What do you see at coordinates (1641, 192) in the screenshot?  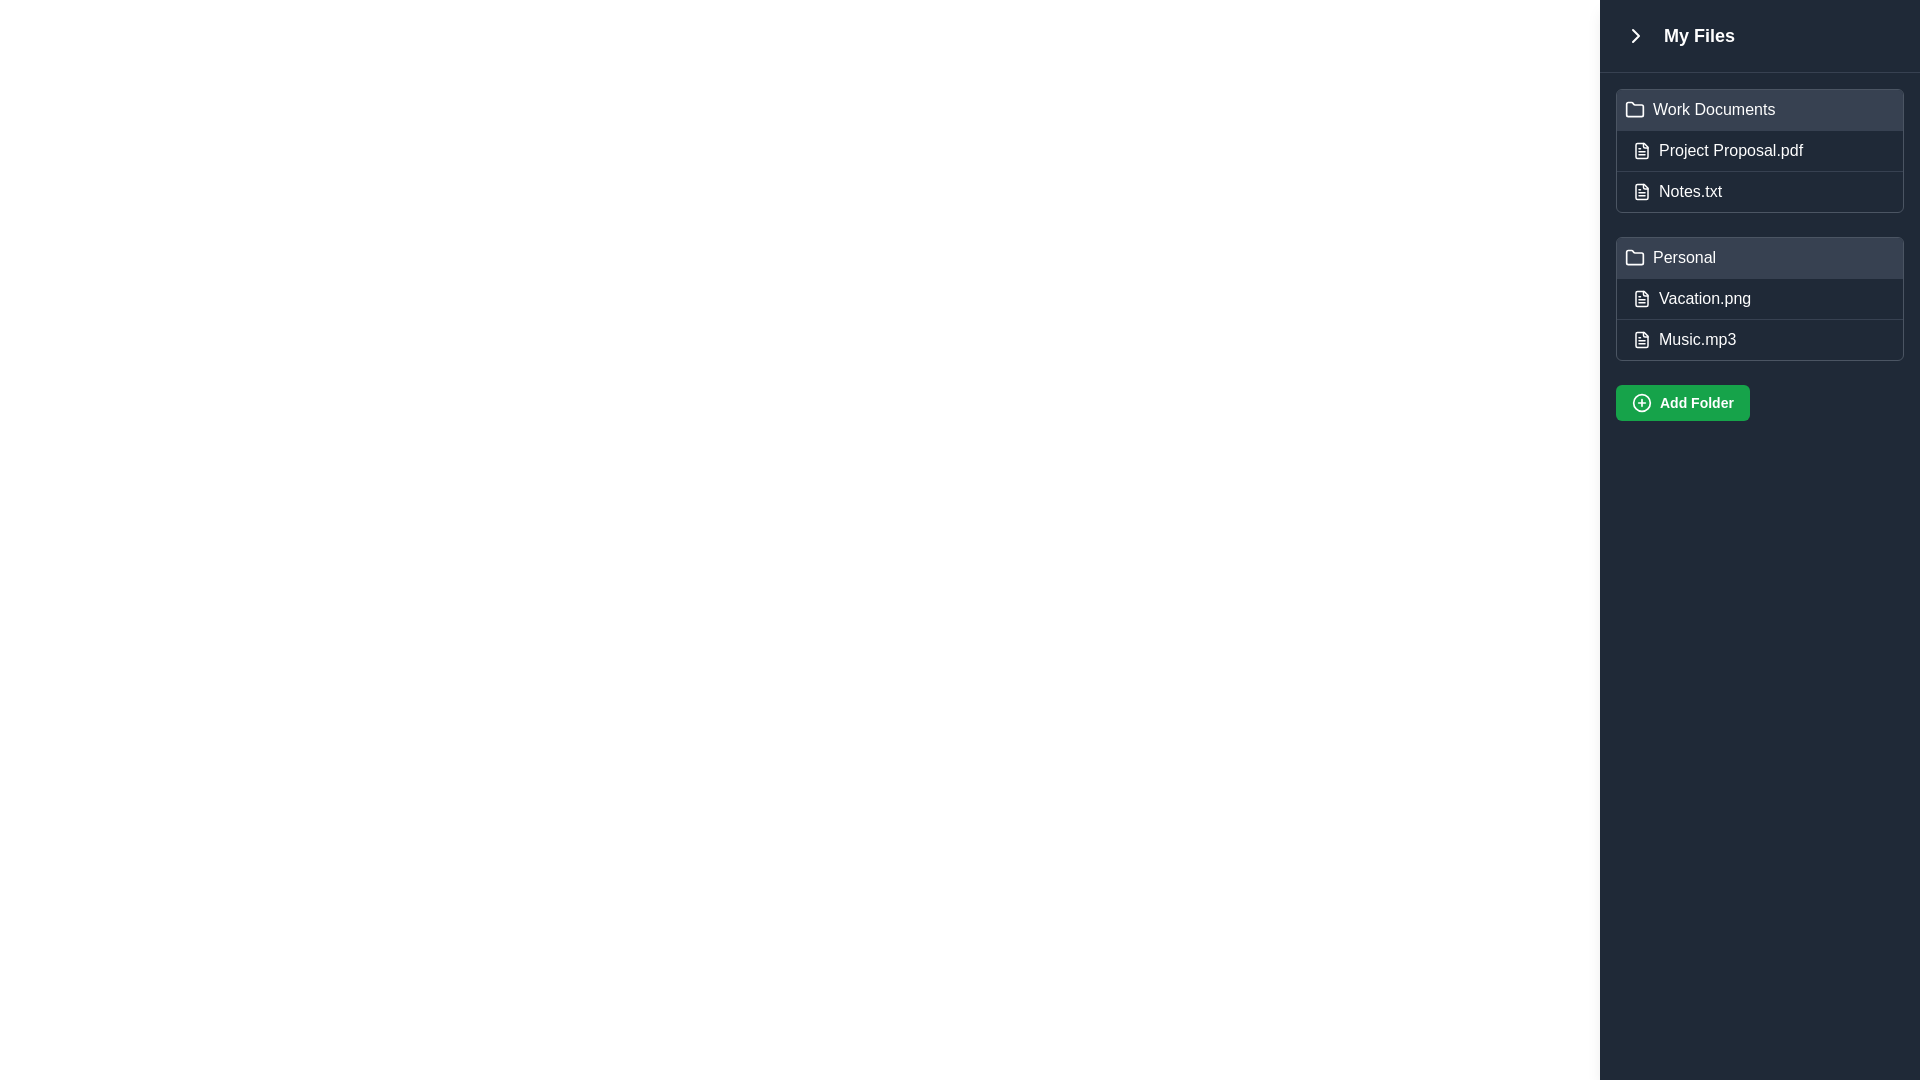 I see `the file icon represented as a graphical page file with a folded corner, located in the right sidebar of the interface` at bounding box center [1641, 192].